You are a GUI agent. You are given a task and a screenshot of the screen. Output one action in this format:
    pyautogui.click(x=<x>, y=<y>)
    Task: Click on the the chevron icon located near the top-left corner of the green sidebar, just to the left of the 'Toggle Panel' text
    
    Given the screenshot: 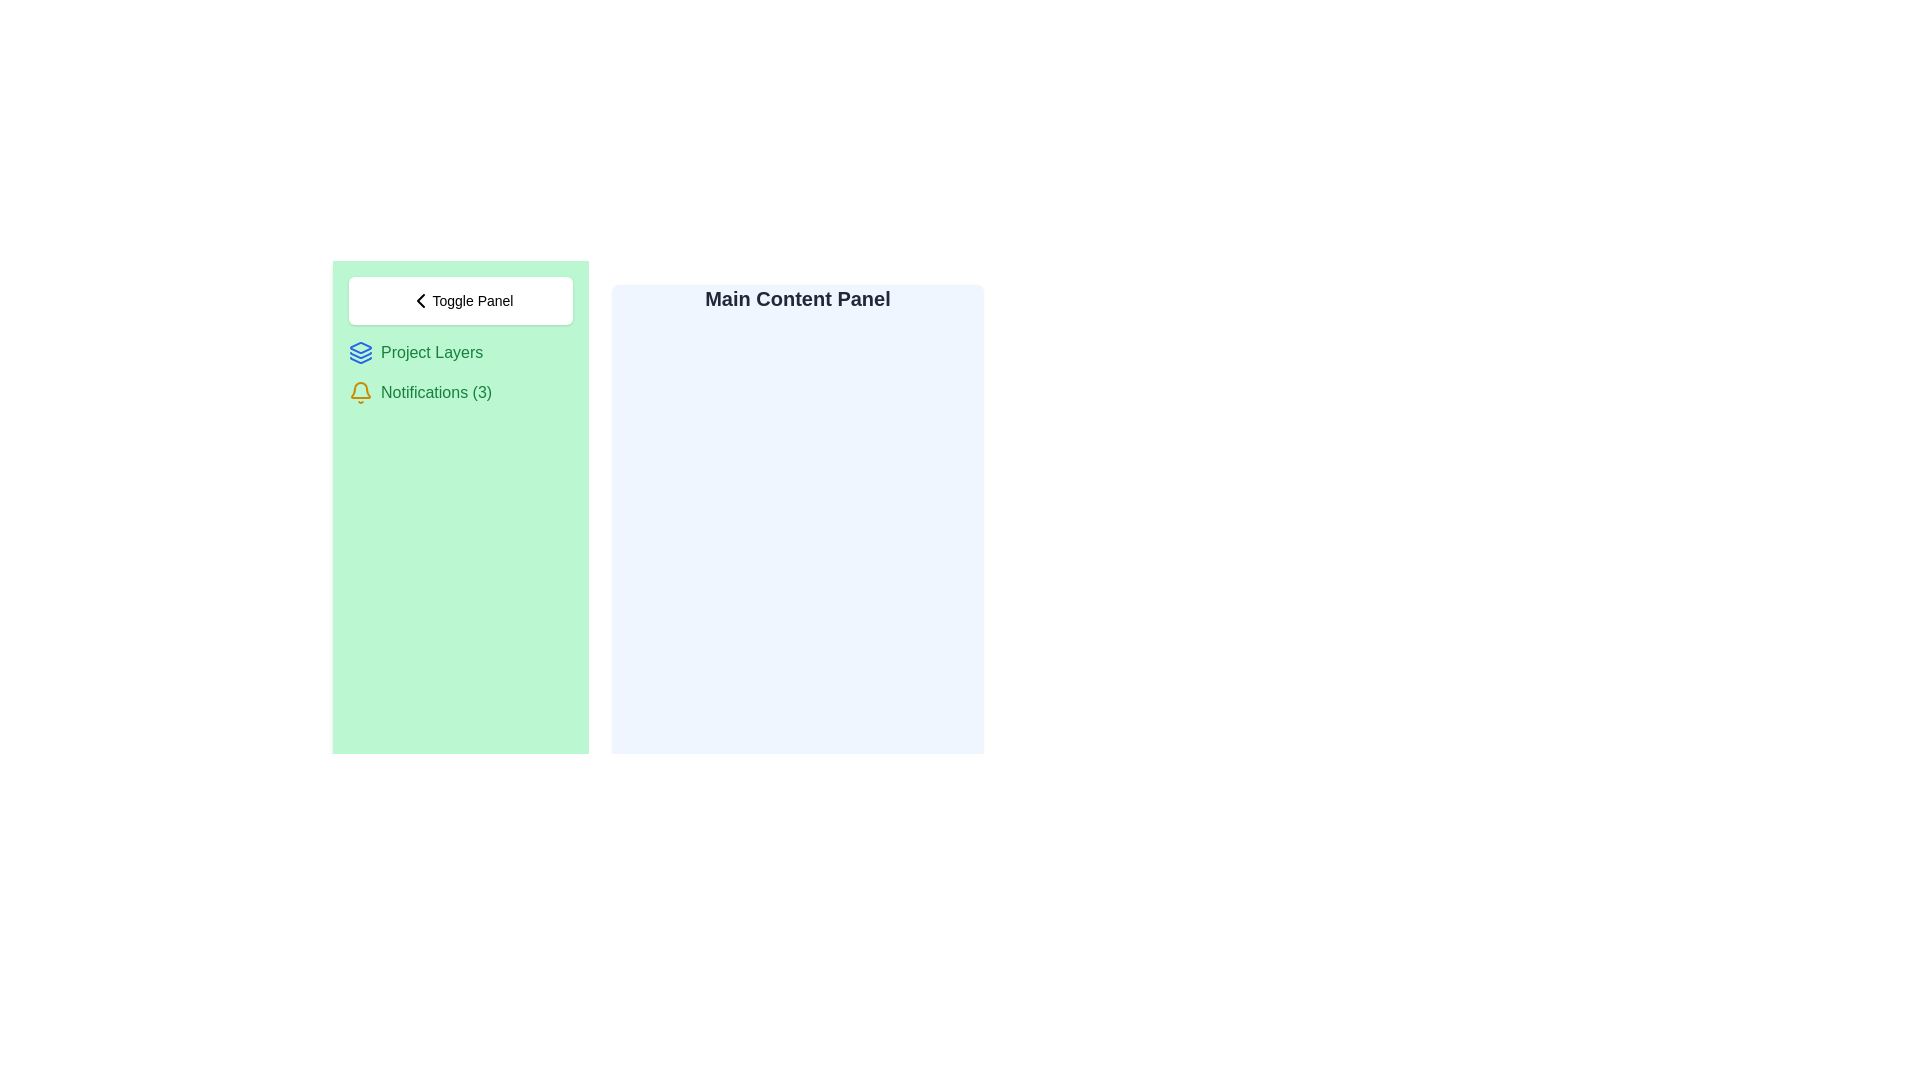 What is the action you would take?
    pyautogui.click(x=419, y=300)
    